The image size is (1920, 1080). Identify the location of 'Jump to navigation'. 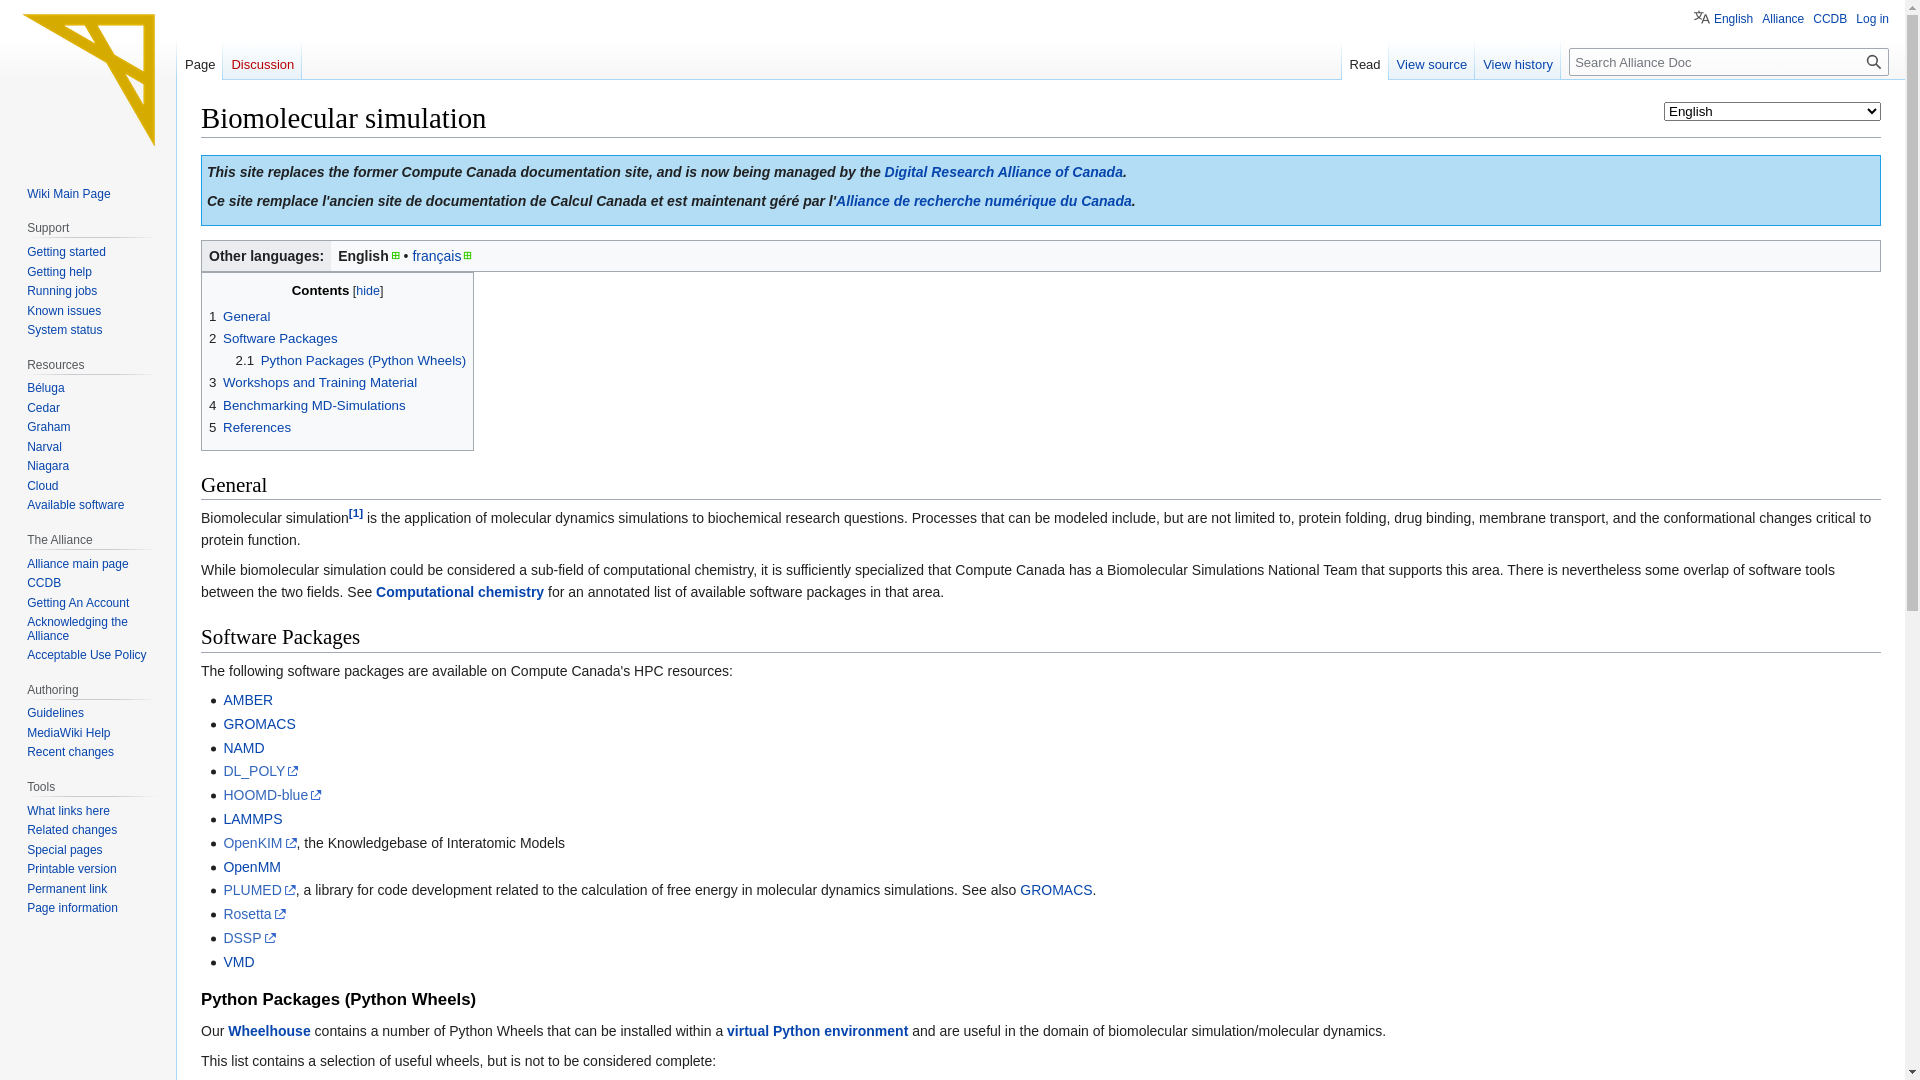
(200, 153).